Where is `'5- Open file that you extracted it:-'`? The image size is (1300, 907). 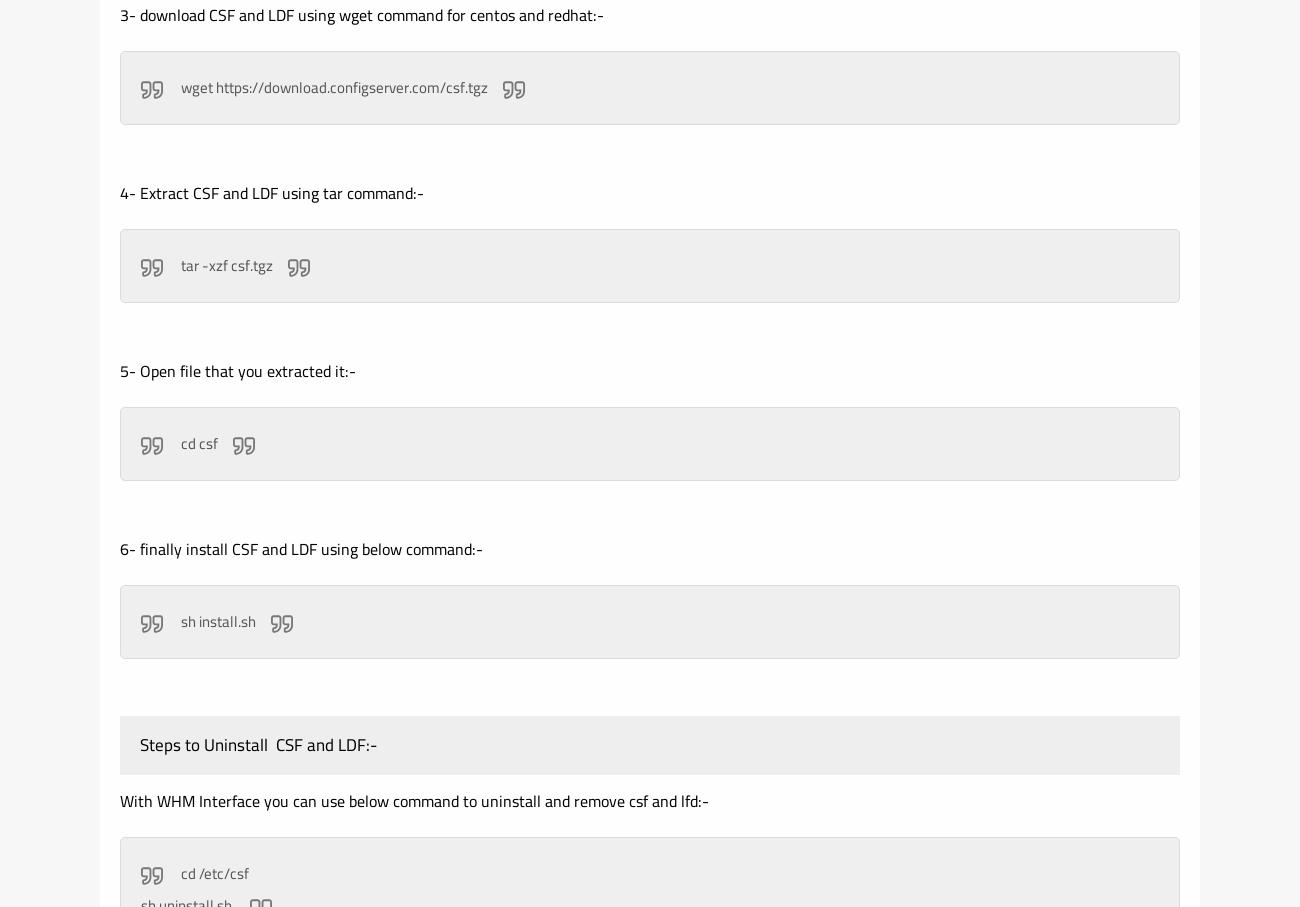 '5- Open file that you extracted it:-' is located at coordinates (118, 369).